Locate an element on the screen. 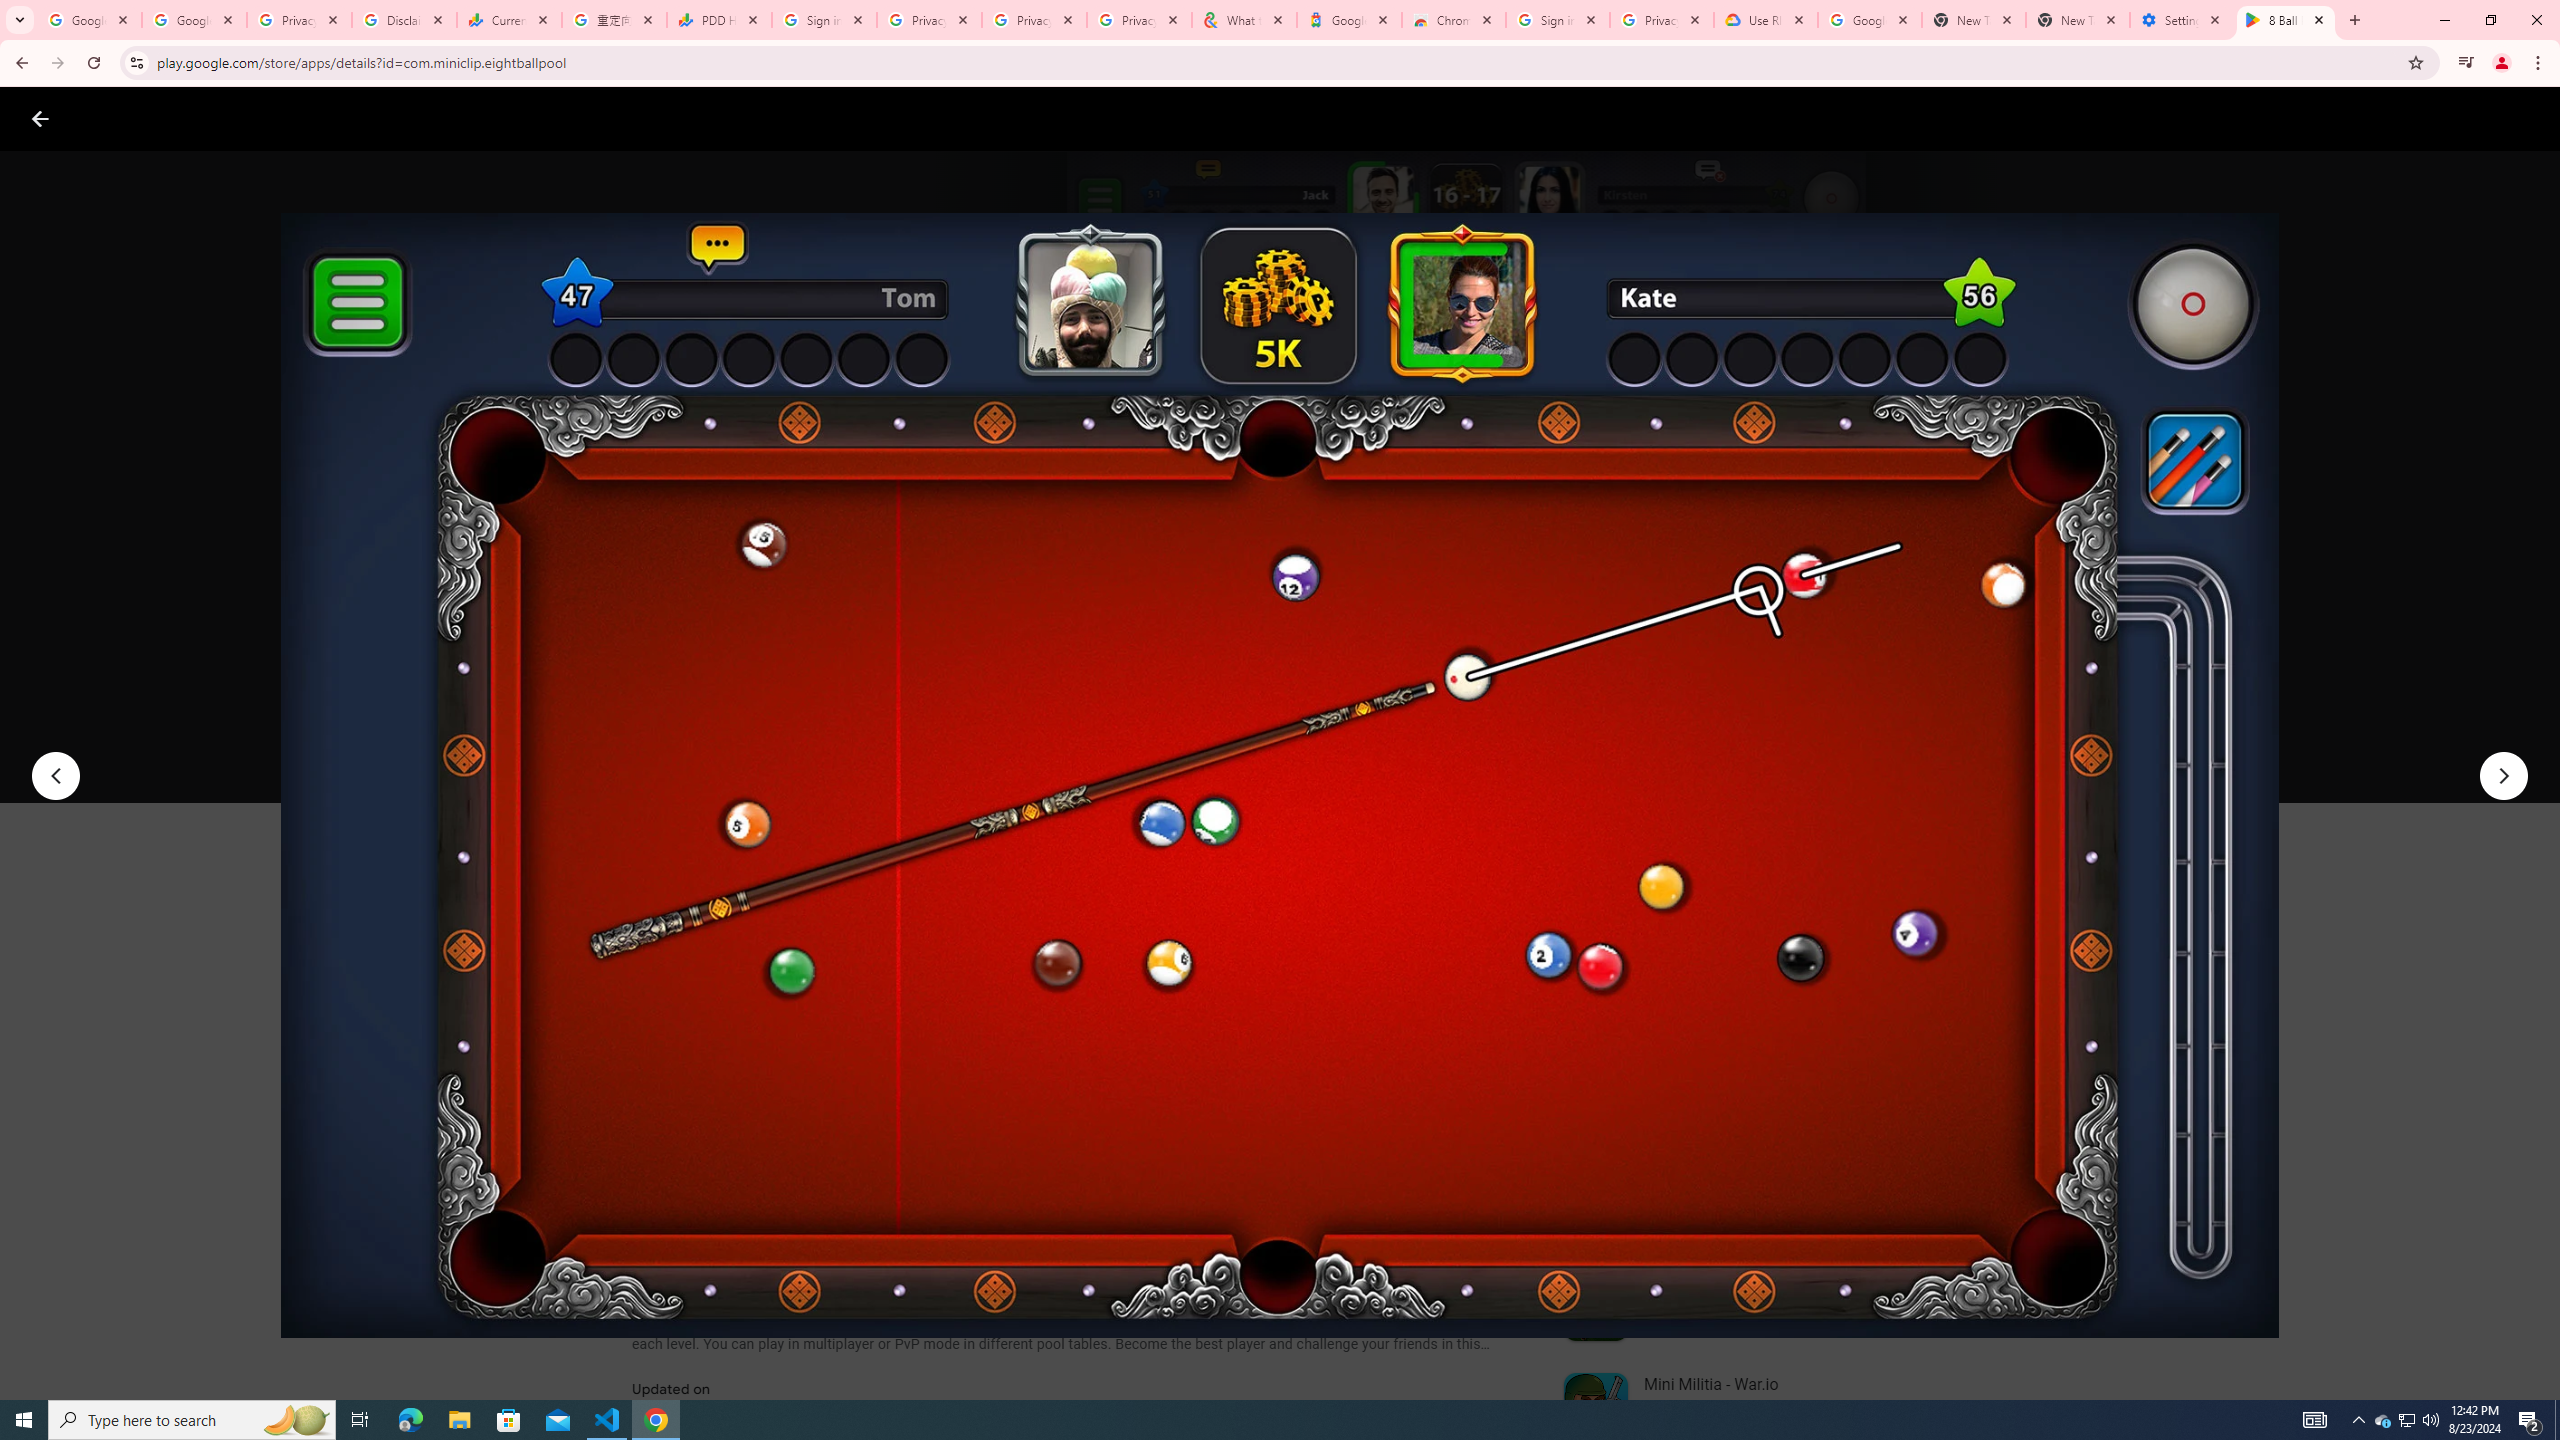 The image size is (2560, 1440). 'Currencies - Google Finance' is located at coordinates (509, 19).